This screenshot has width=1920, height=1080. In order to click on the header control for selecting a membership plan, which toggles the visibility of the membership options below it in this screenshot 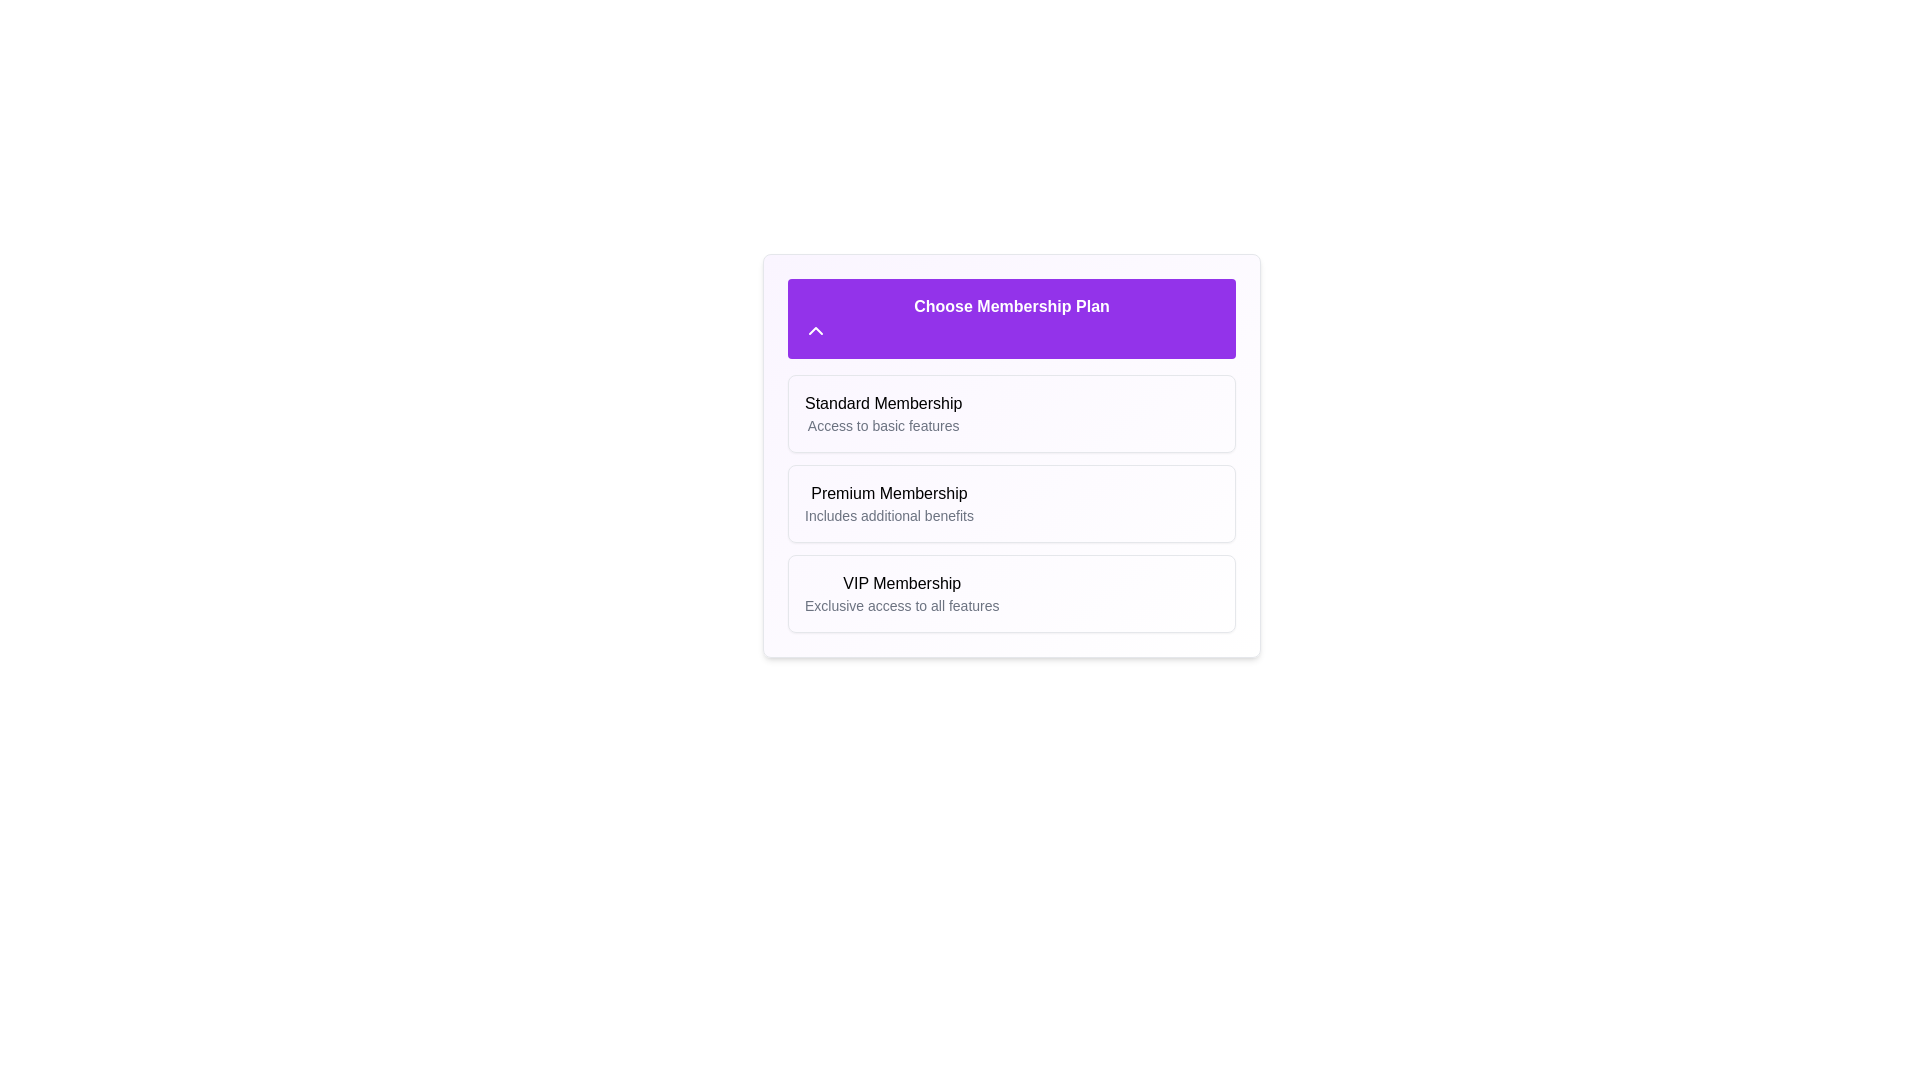, I will do `click(1012, 318)`.